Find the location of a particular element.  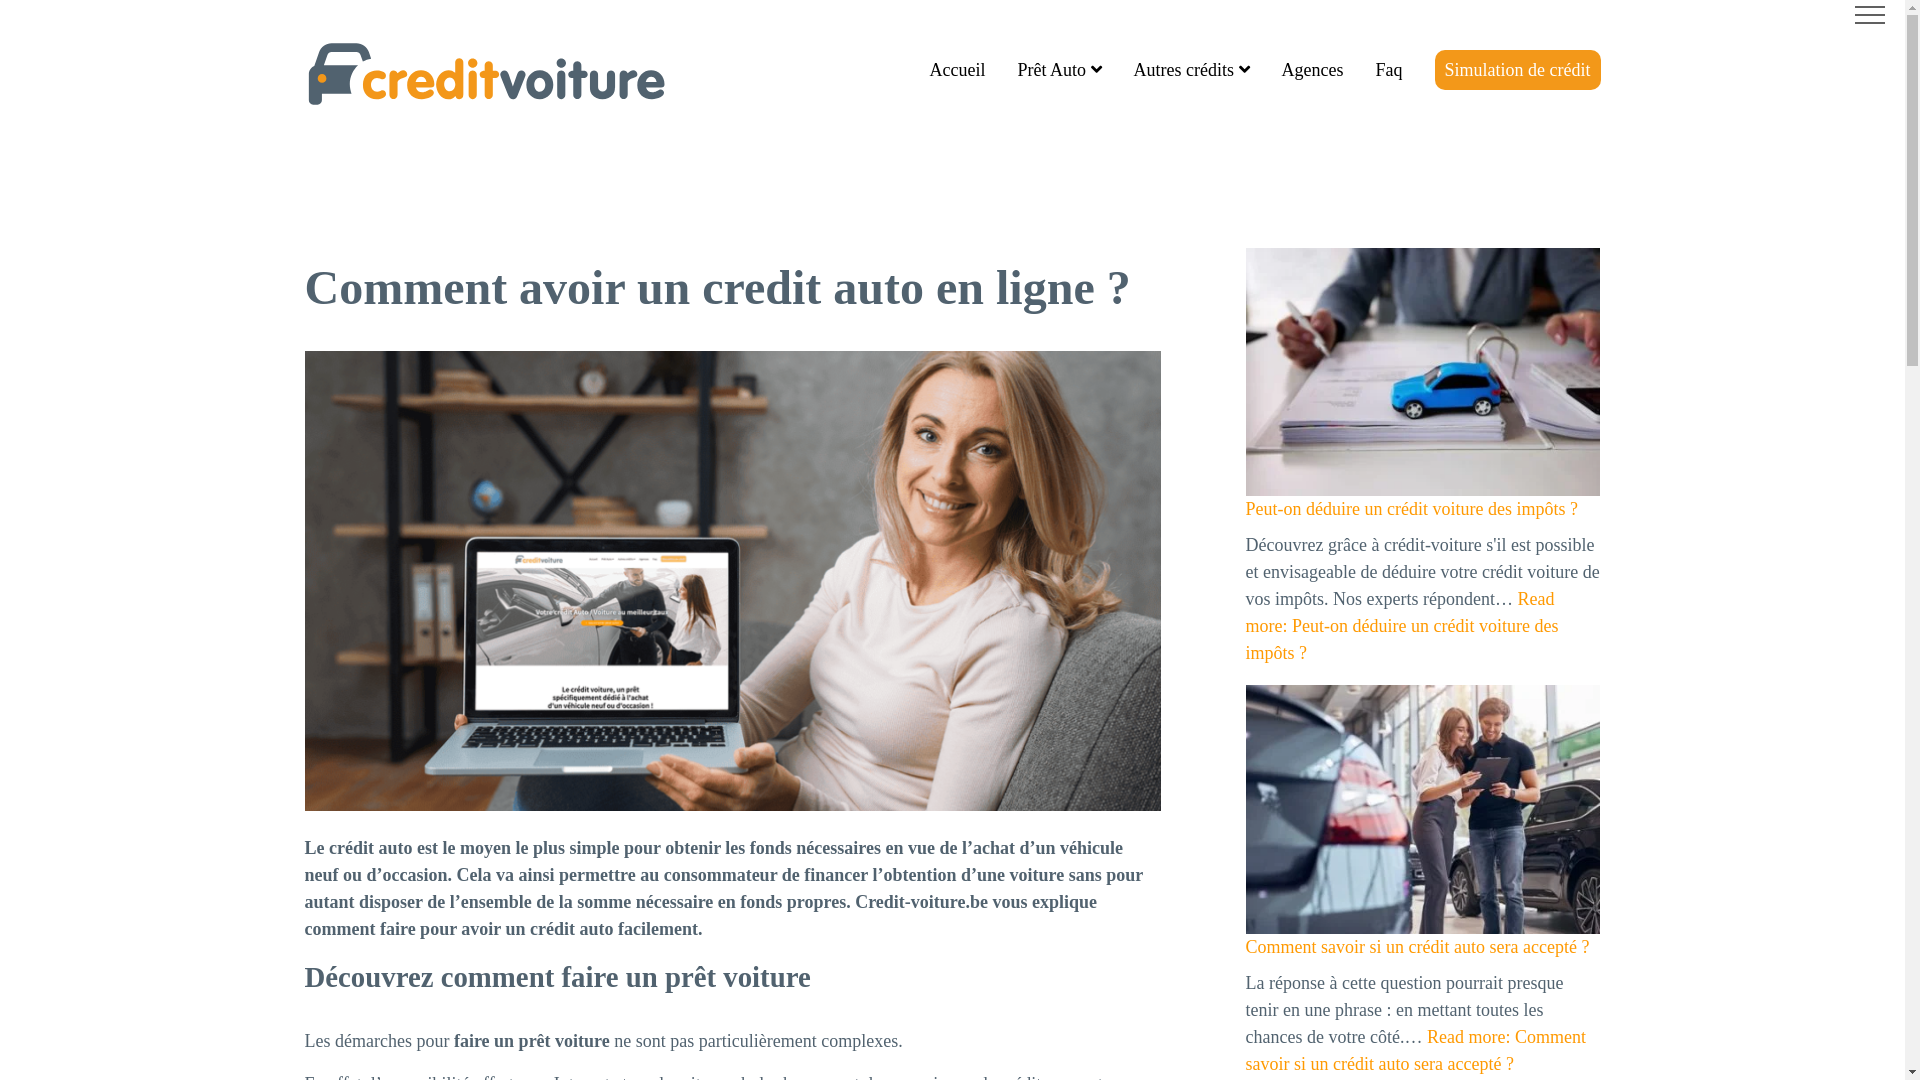

'Accueil' is located at coordinates (957, 68).